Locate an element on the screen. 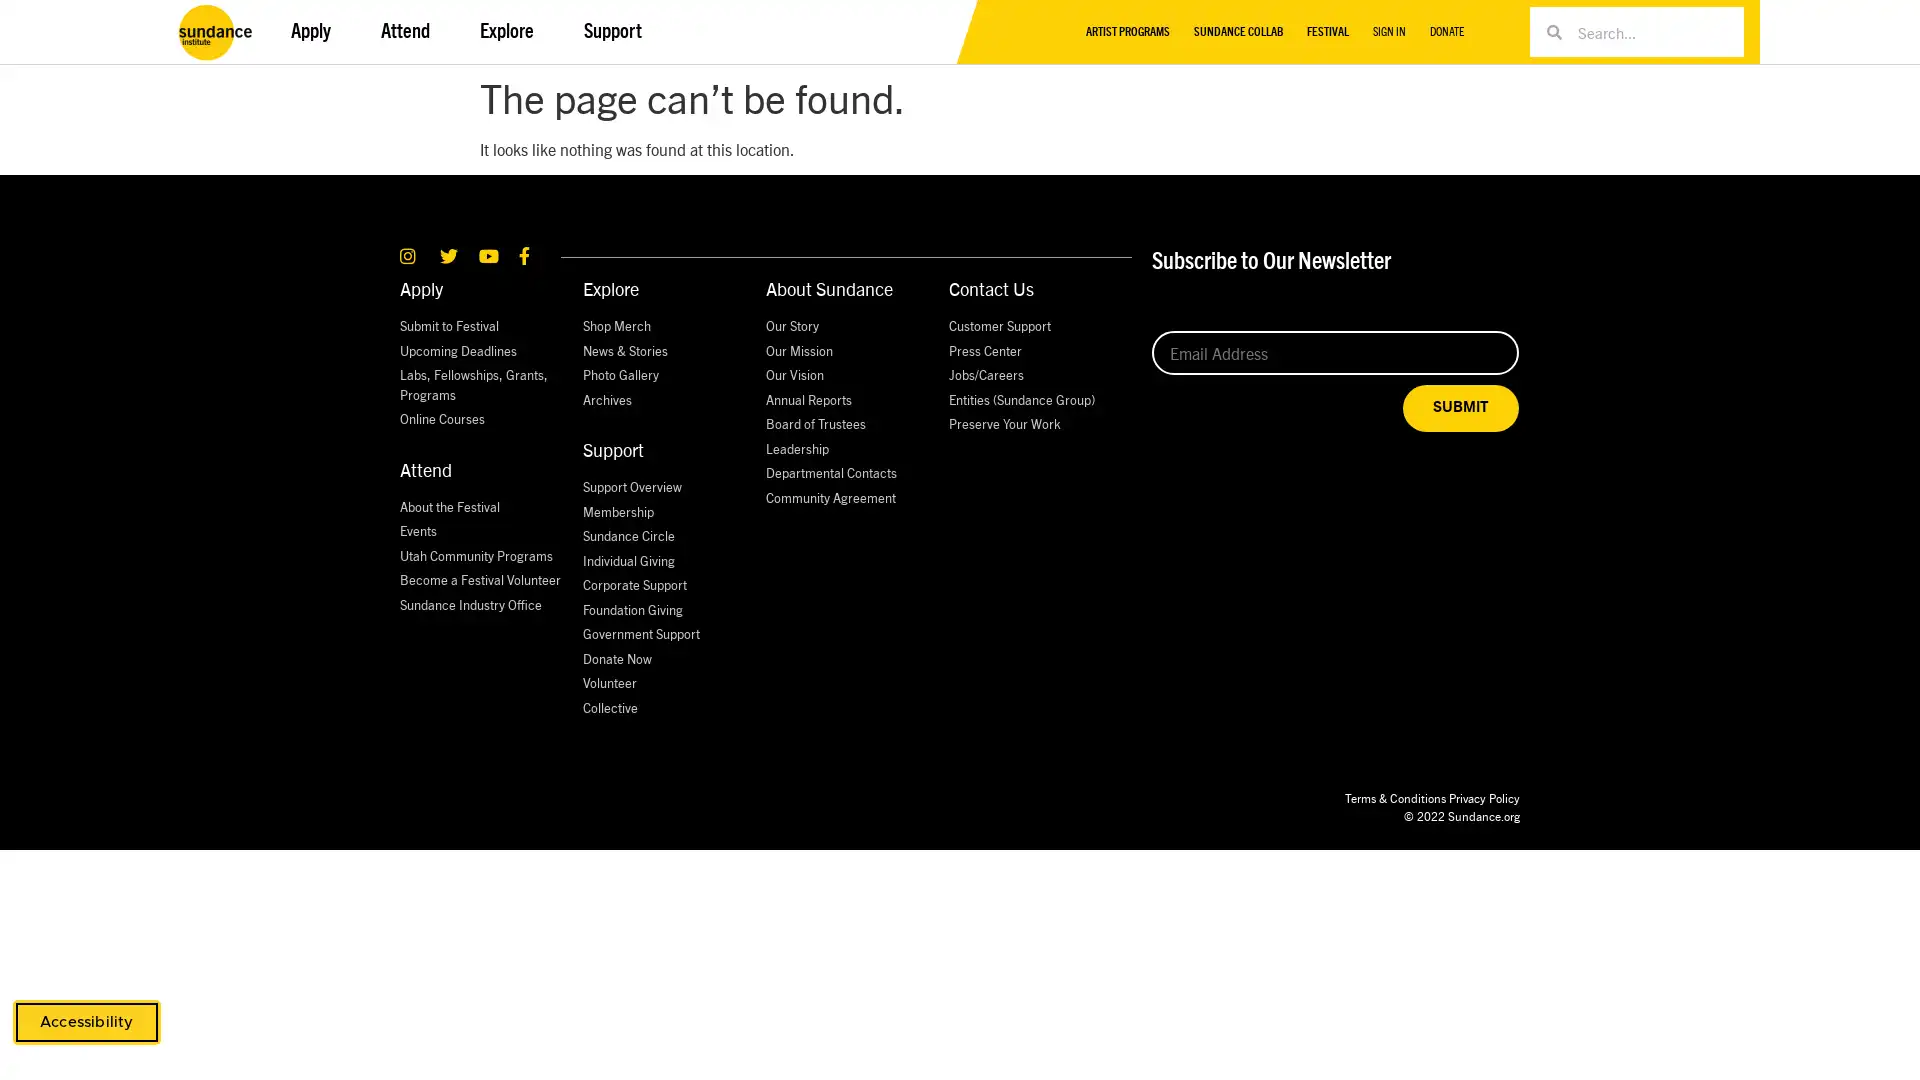  Accessibility Menu is located at coordinates (85, 1022).